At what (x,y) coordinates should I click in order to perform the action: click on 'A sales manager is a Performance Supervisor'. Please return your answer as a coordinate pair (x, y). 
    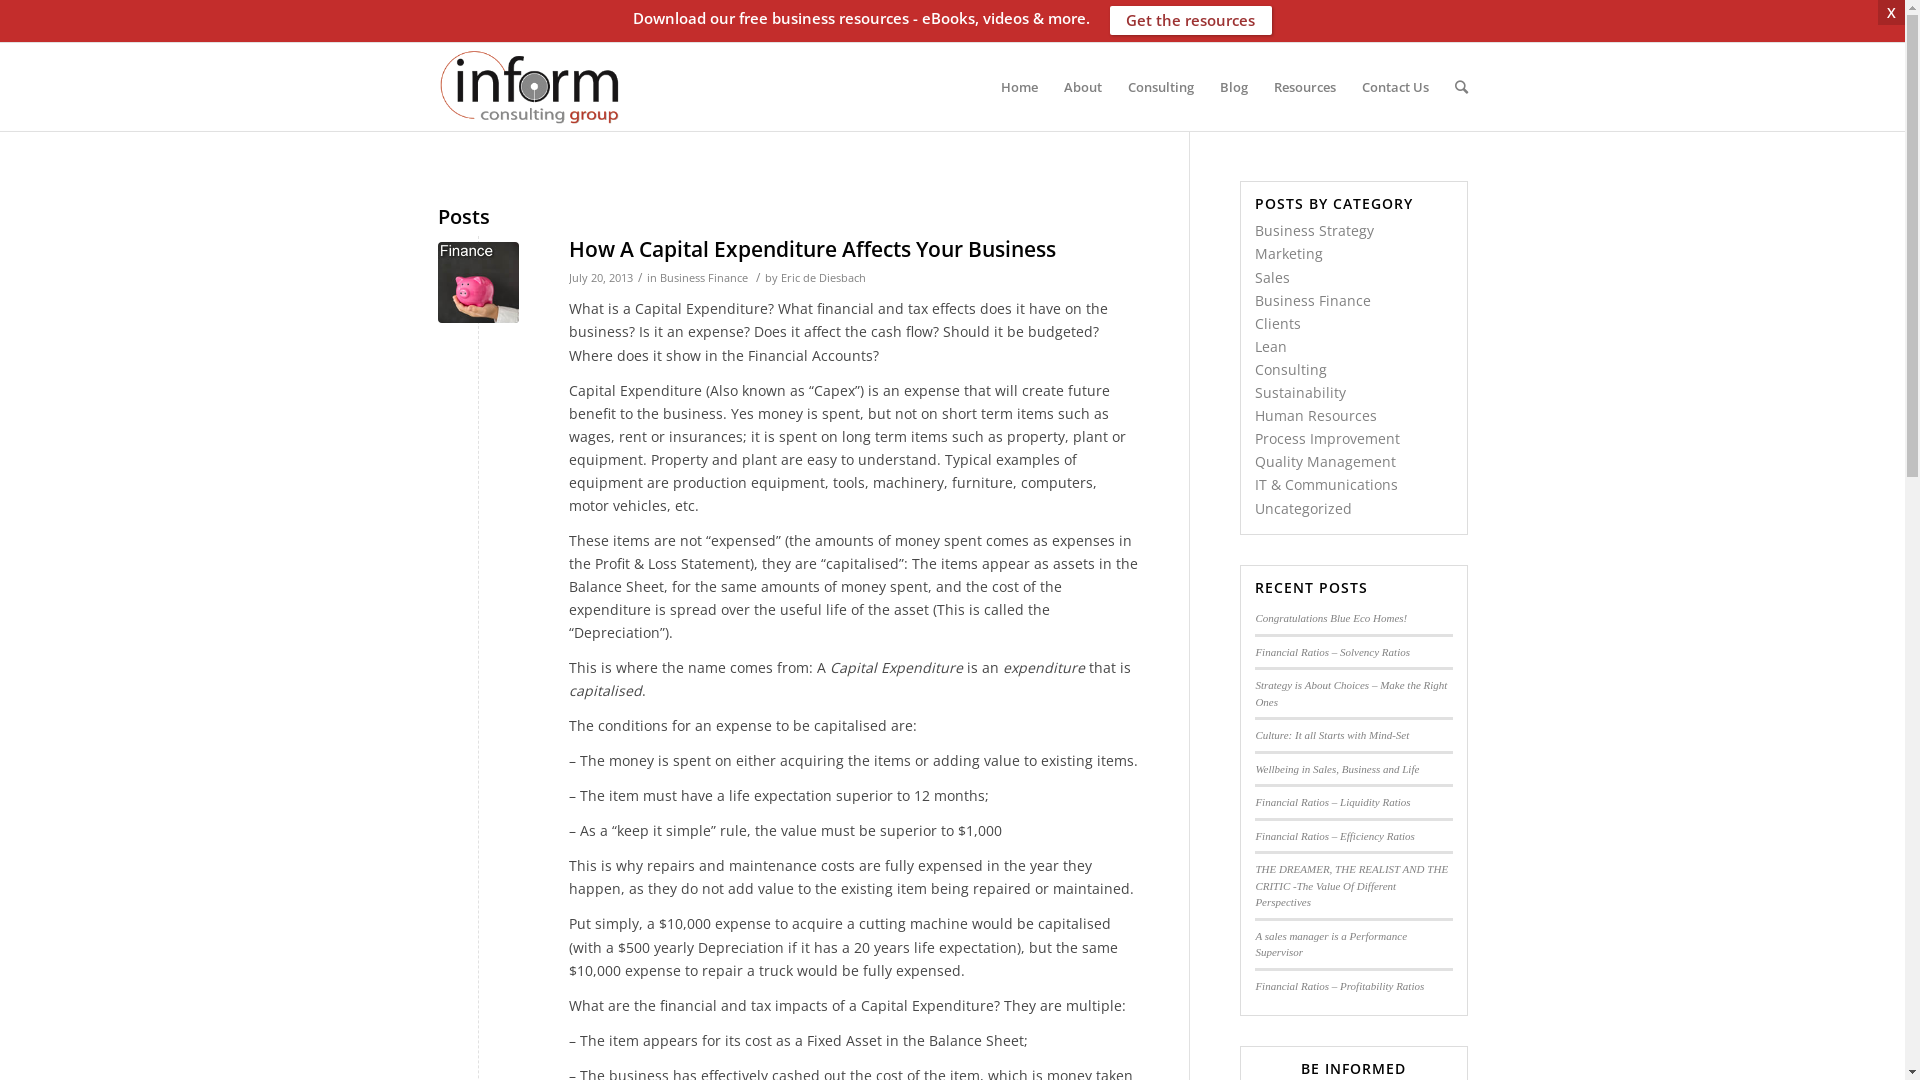
    Looking at the image, I should click on (1330, 944).